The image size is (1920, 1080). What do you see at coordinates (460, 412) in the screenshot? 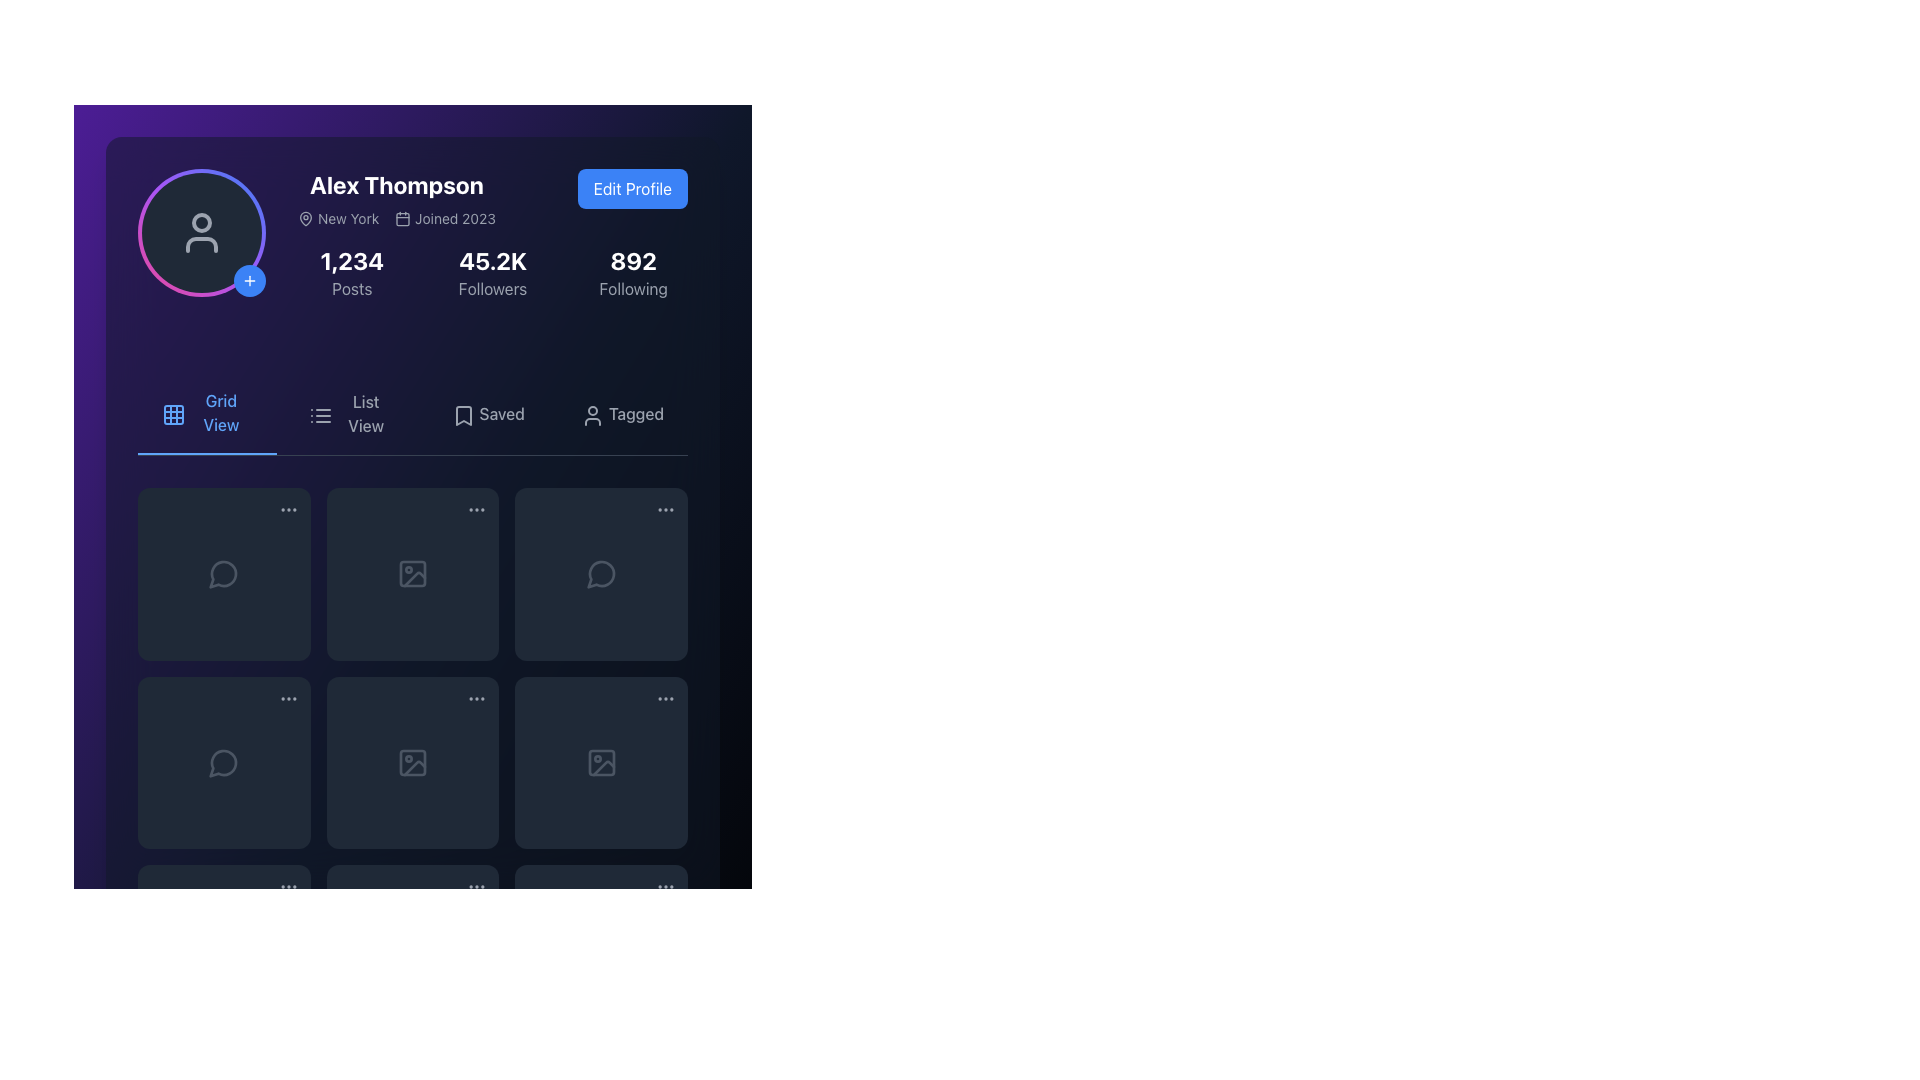
I see `the small grayish bookmark icon located to the immediate left of the 'Saved' label in the navigation menu` at bounding box center [460, 412].